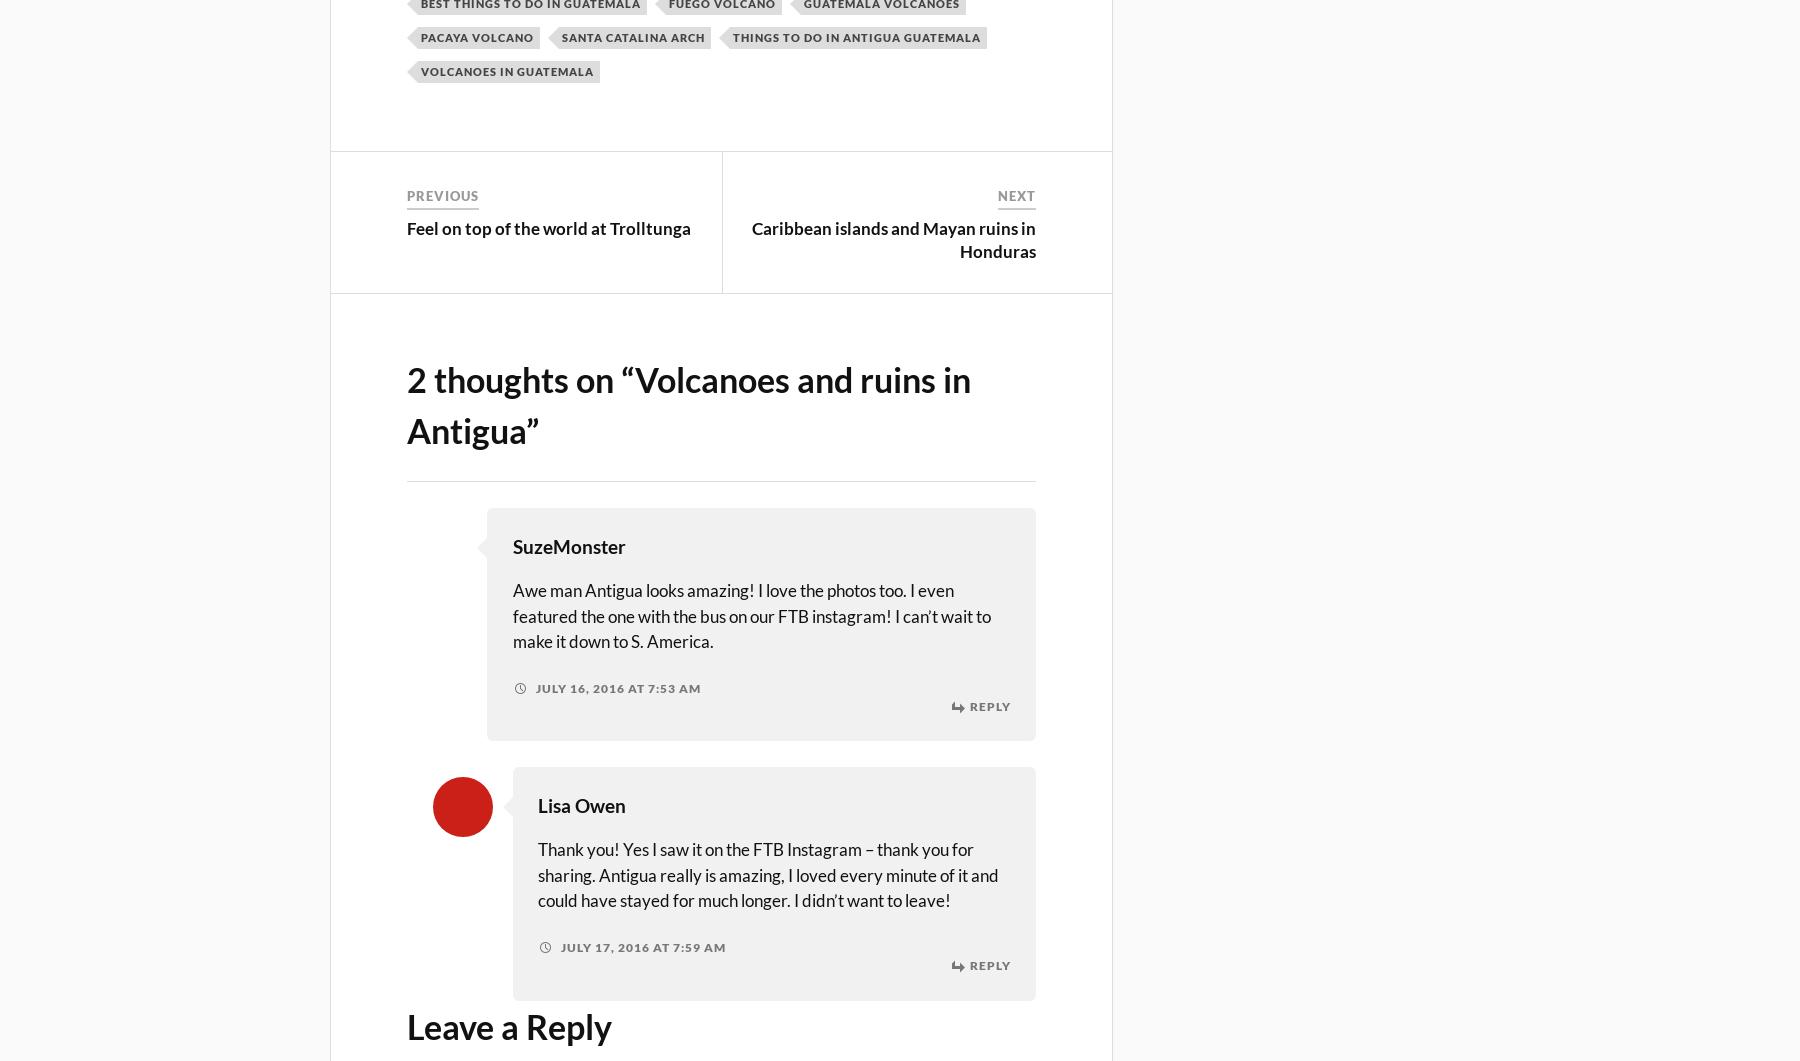 This screenshot has width=1800, height=1061. Describe the element at coordinates (519, 378) in the screenshot. I see `'2 thoughts on “'` at that location.